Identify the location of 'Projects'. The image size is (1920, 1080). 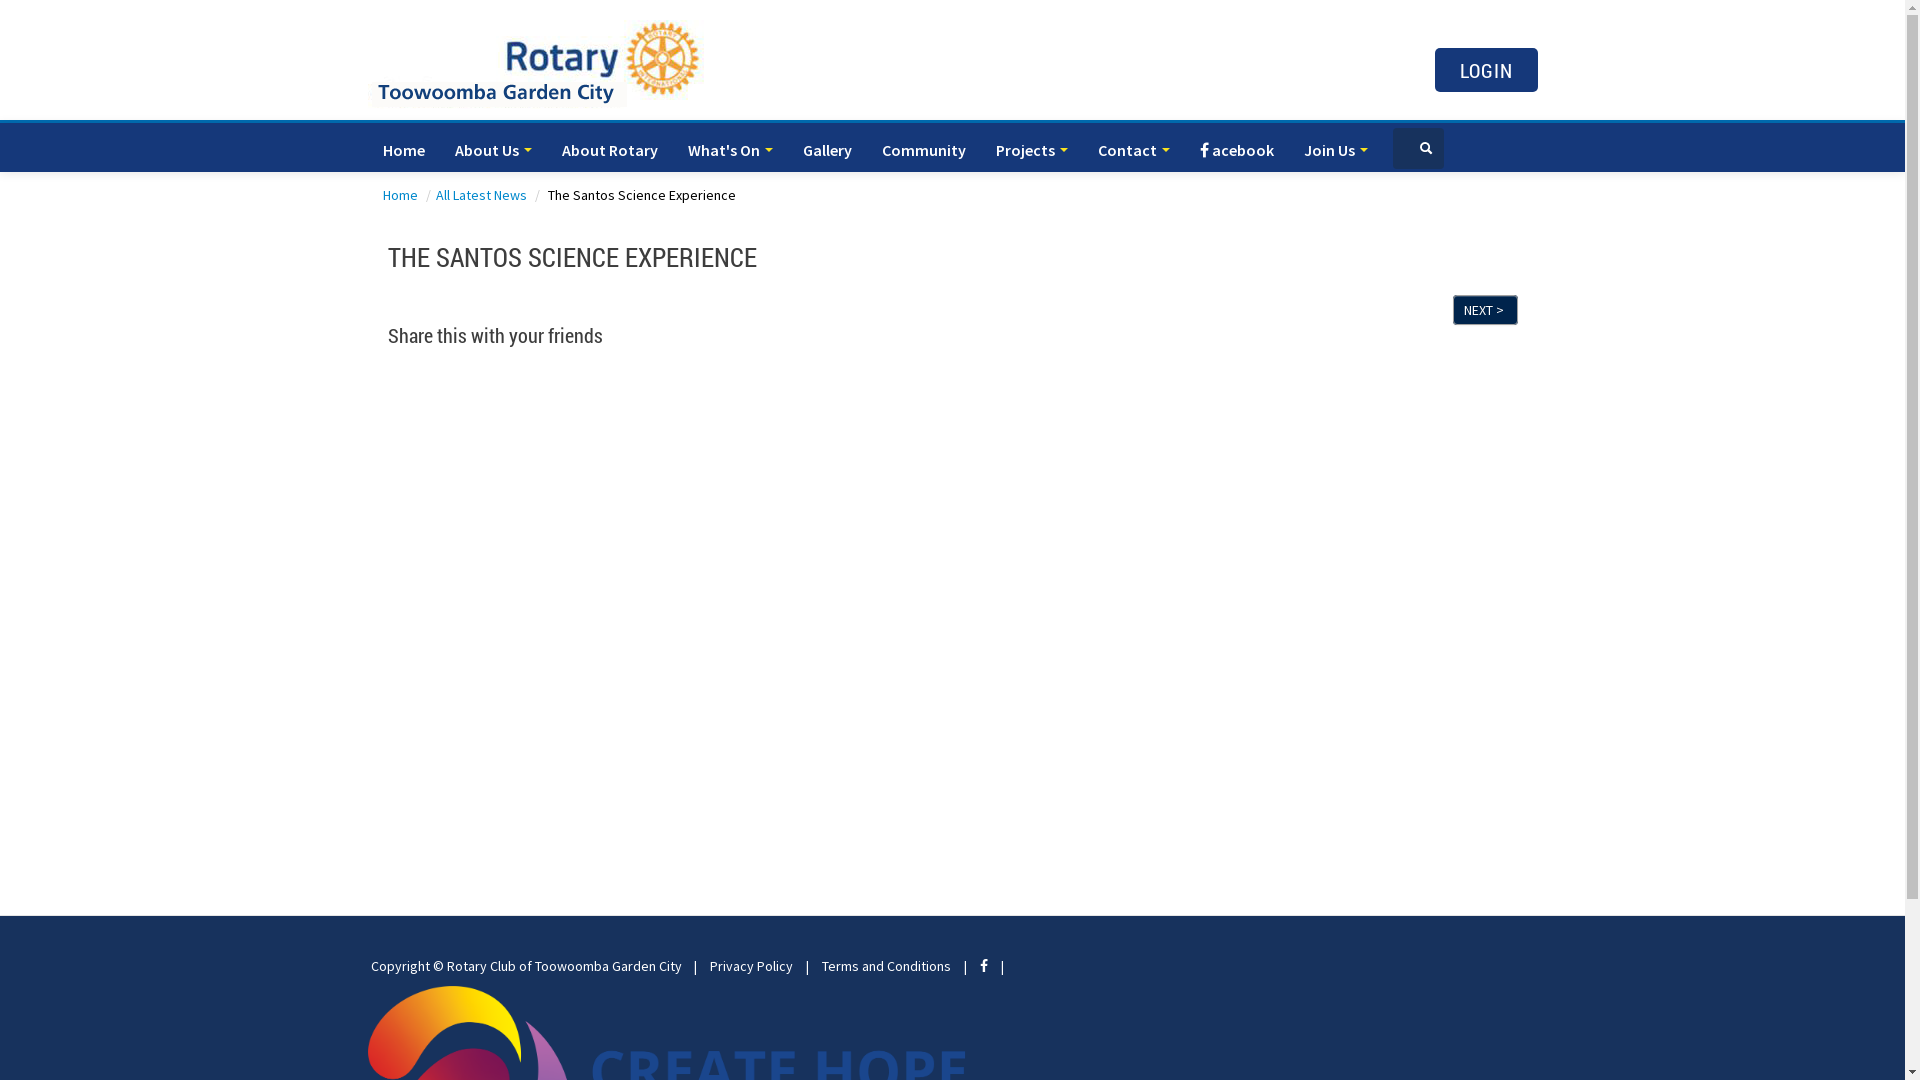
(1031, 149).